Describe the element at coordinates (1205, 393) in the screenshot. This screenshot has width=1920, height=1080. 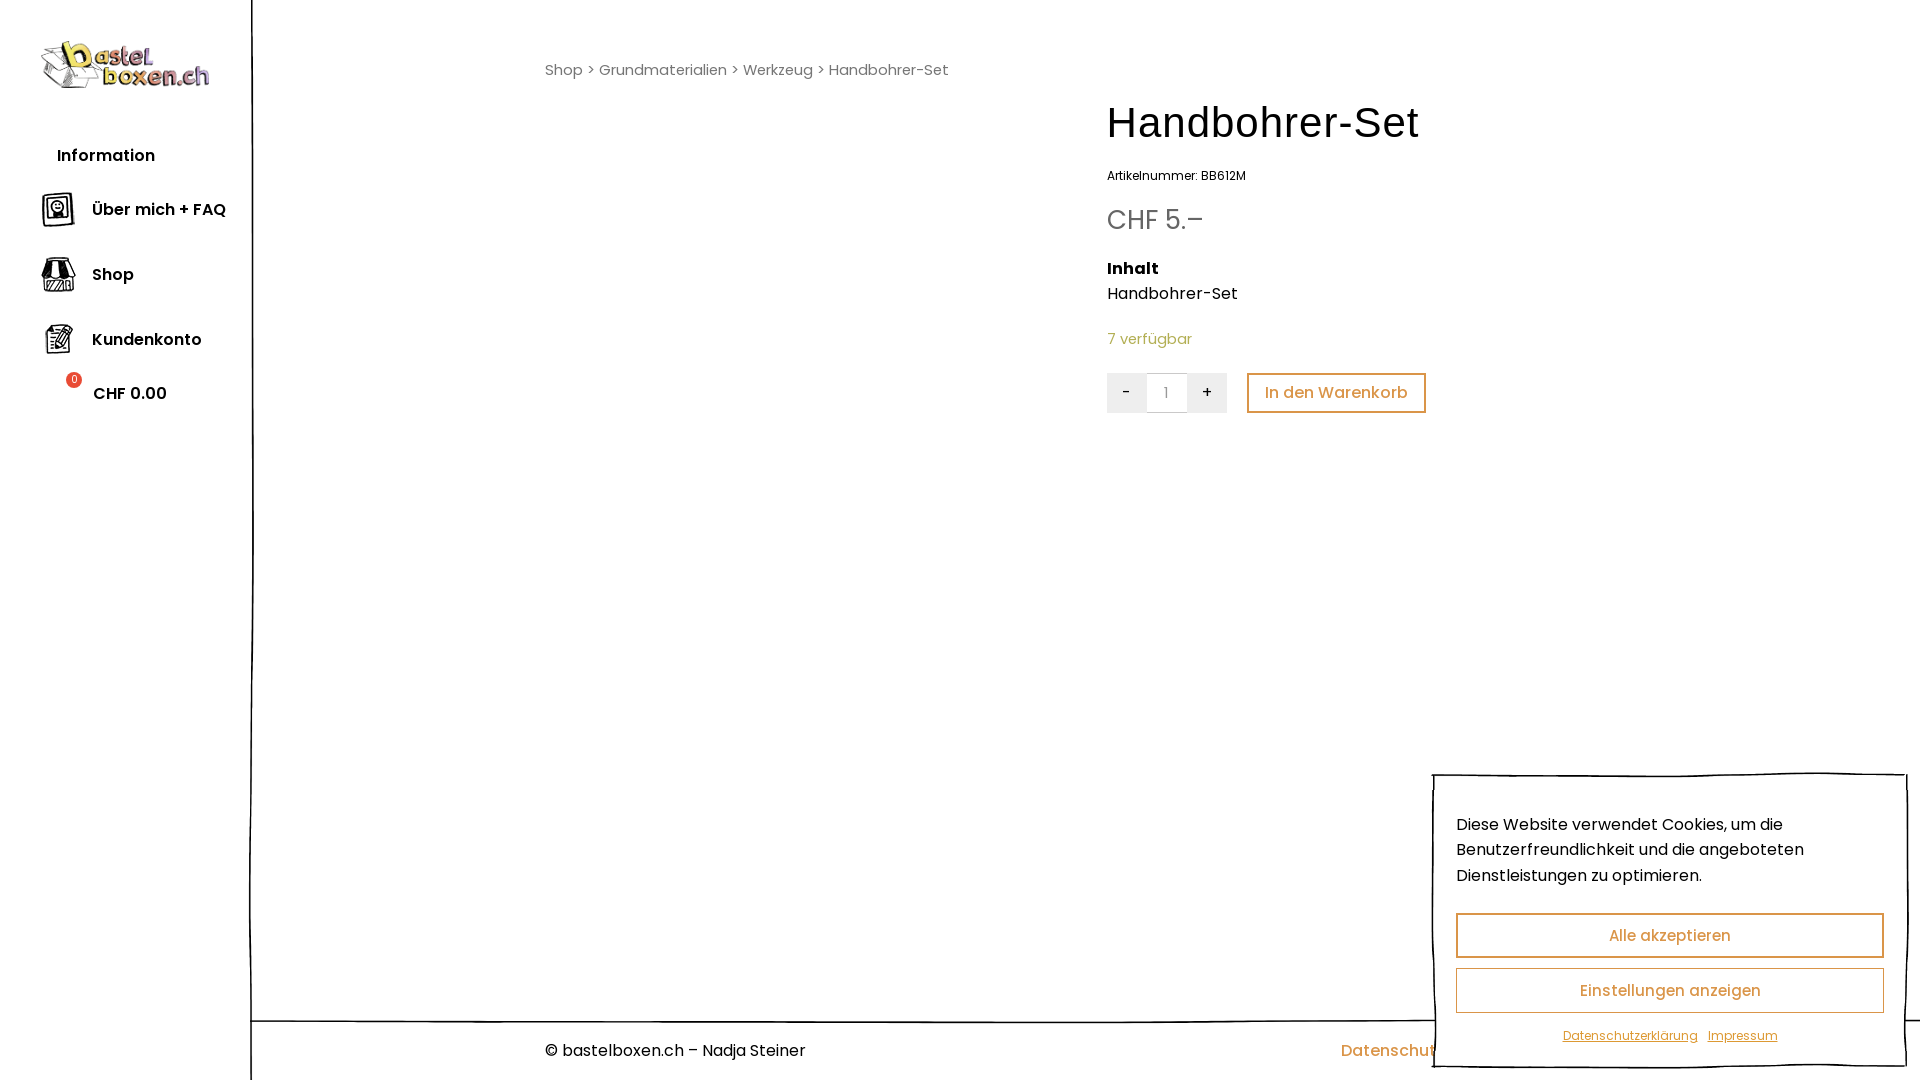
I see `'+'` at that location.